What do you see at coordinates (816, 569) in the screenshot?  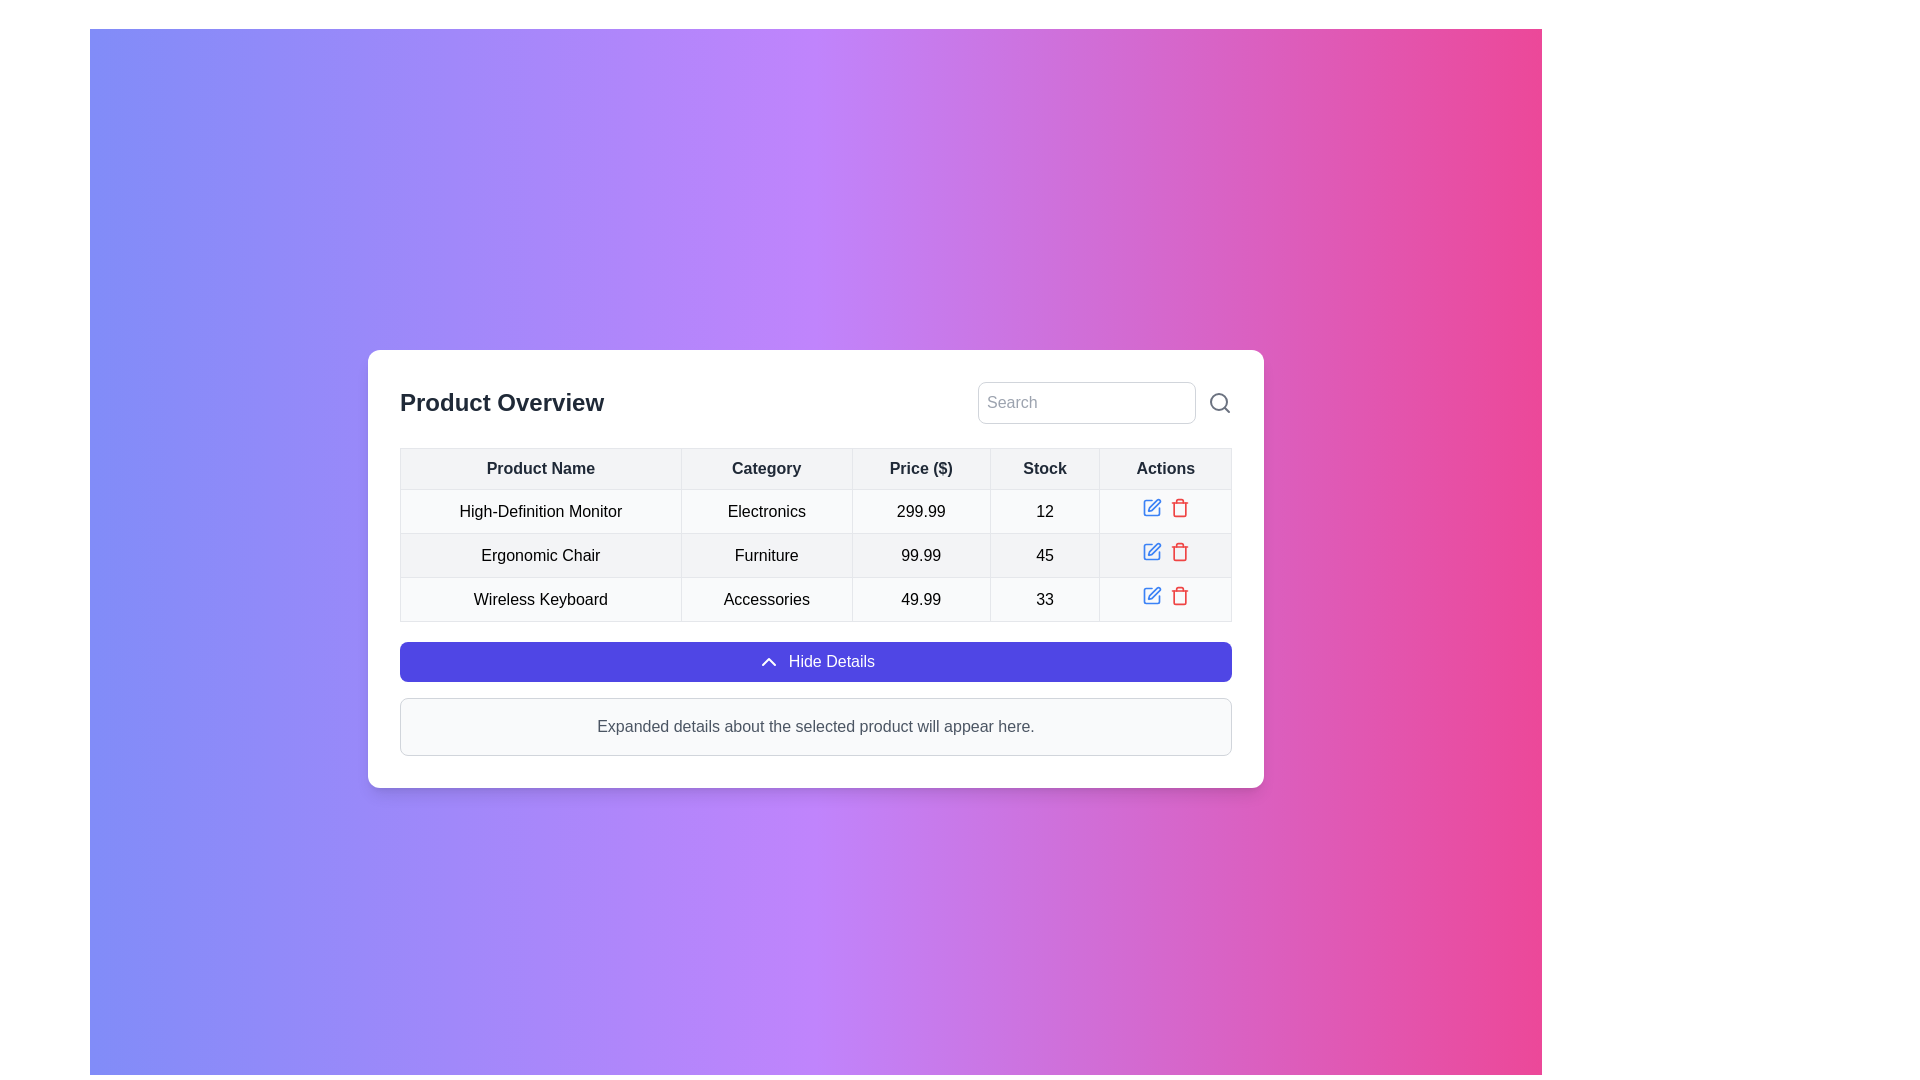 I see `the table cell displaying the category 'Furniture' for the product 'Ergonomic Chair' located in the second row under the 'Category' column` at bounding box center [816, 569].